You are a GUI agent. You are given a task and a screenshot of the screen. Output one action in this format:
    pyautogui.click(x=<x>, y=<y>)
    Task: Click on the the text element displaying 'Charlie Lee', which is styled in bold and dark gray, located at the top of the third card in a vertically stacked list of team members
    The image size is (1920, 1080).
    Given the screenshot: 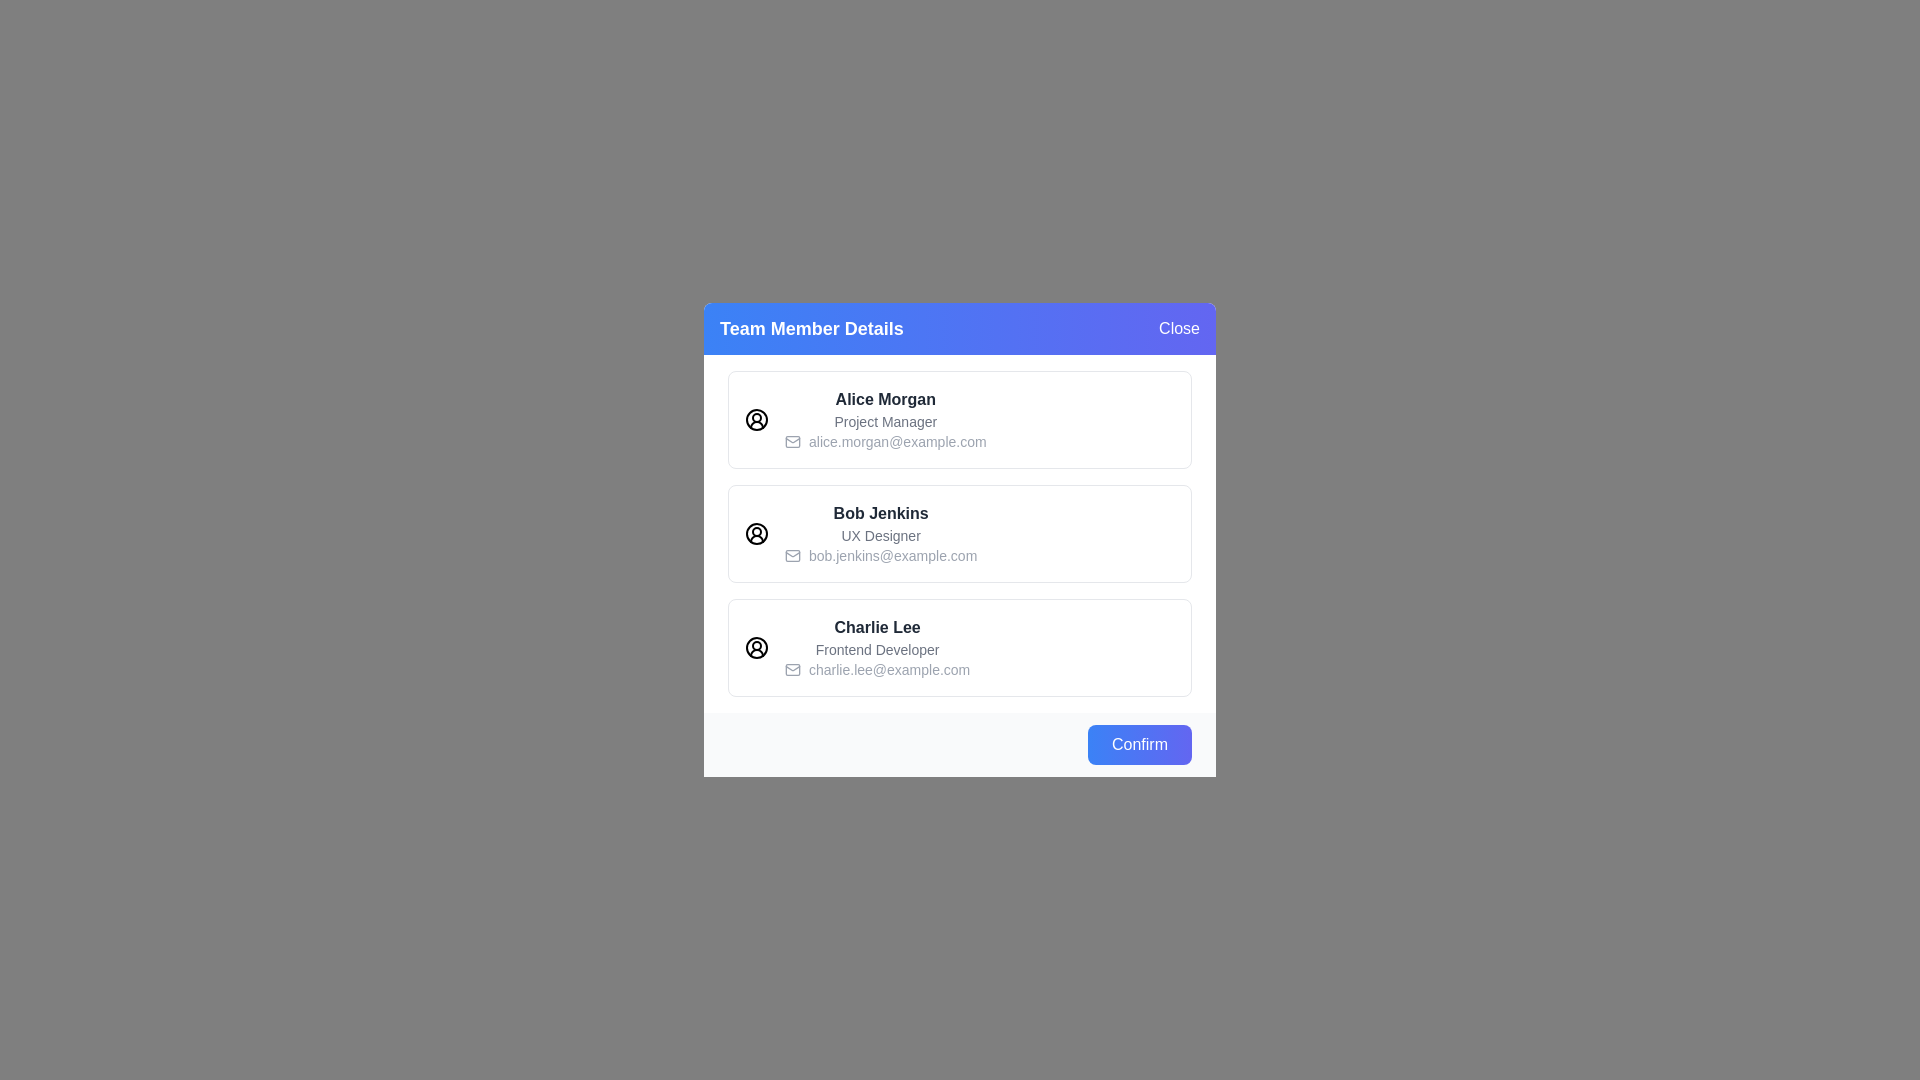 What is the action you would take?
    pyautogui.click(x=877, y=627)
    